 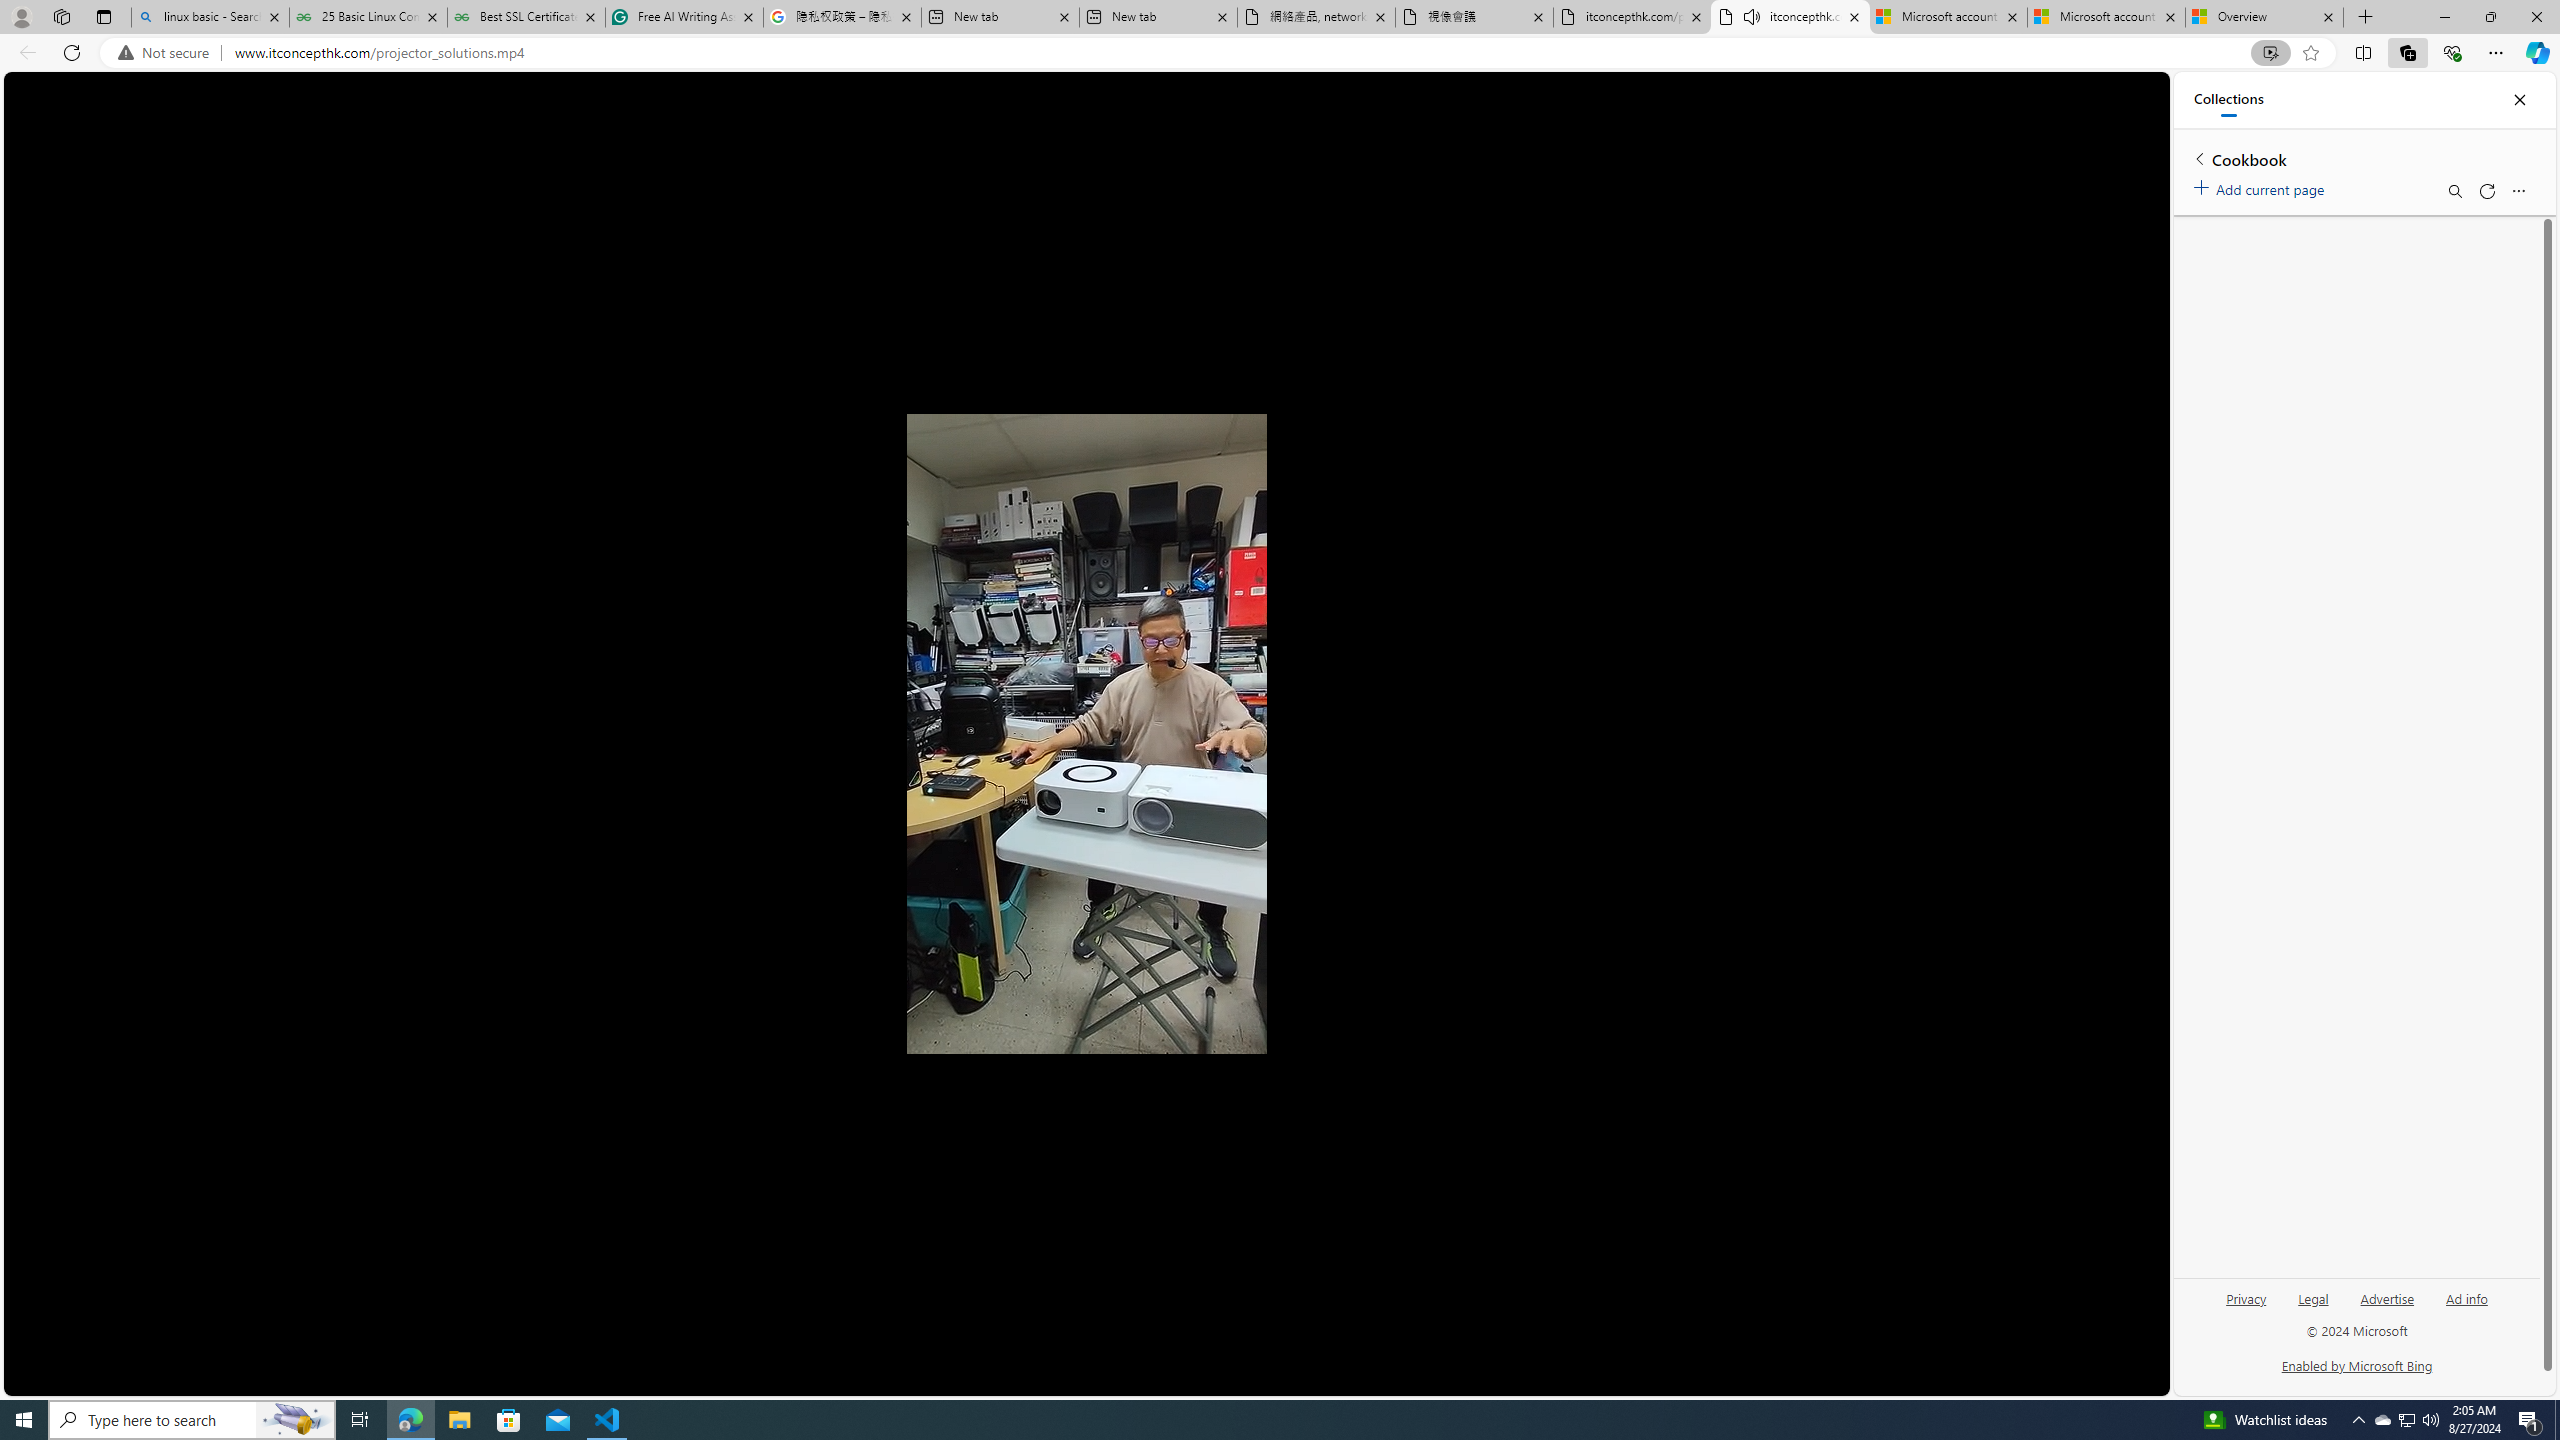 I want to click on 'linux basic - Search', so click(x=208, y=16).